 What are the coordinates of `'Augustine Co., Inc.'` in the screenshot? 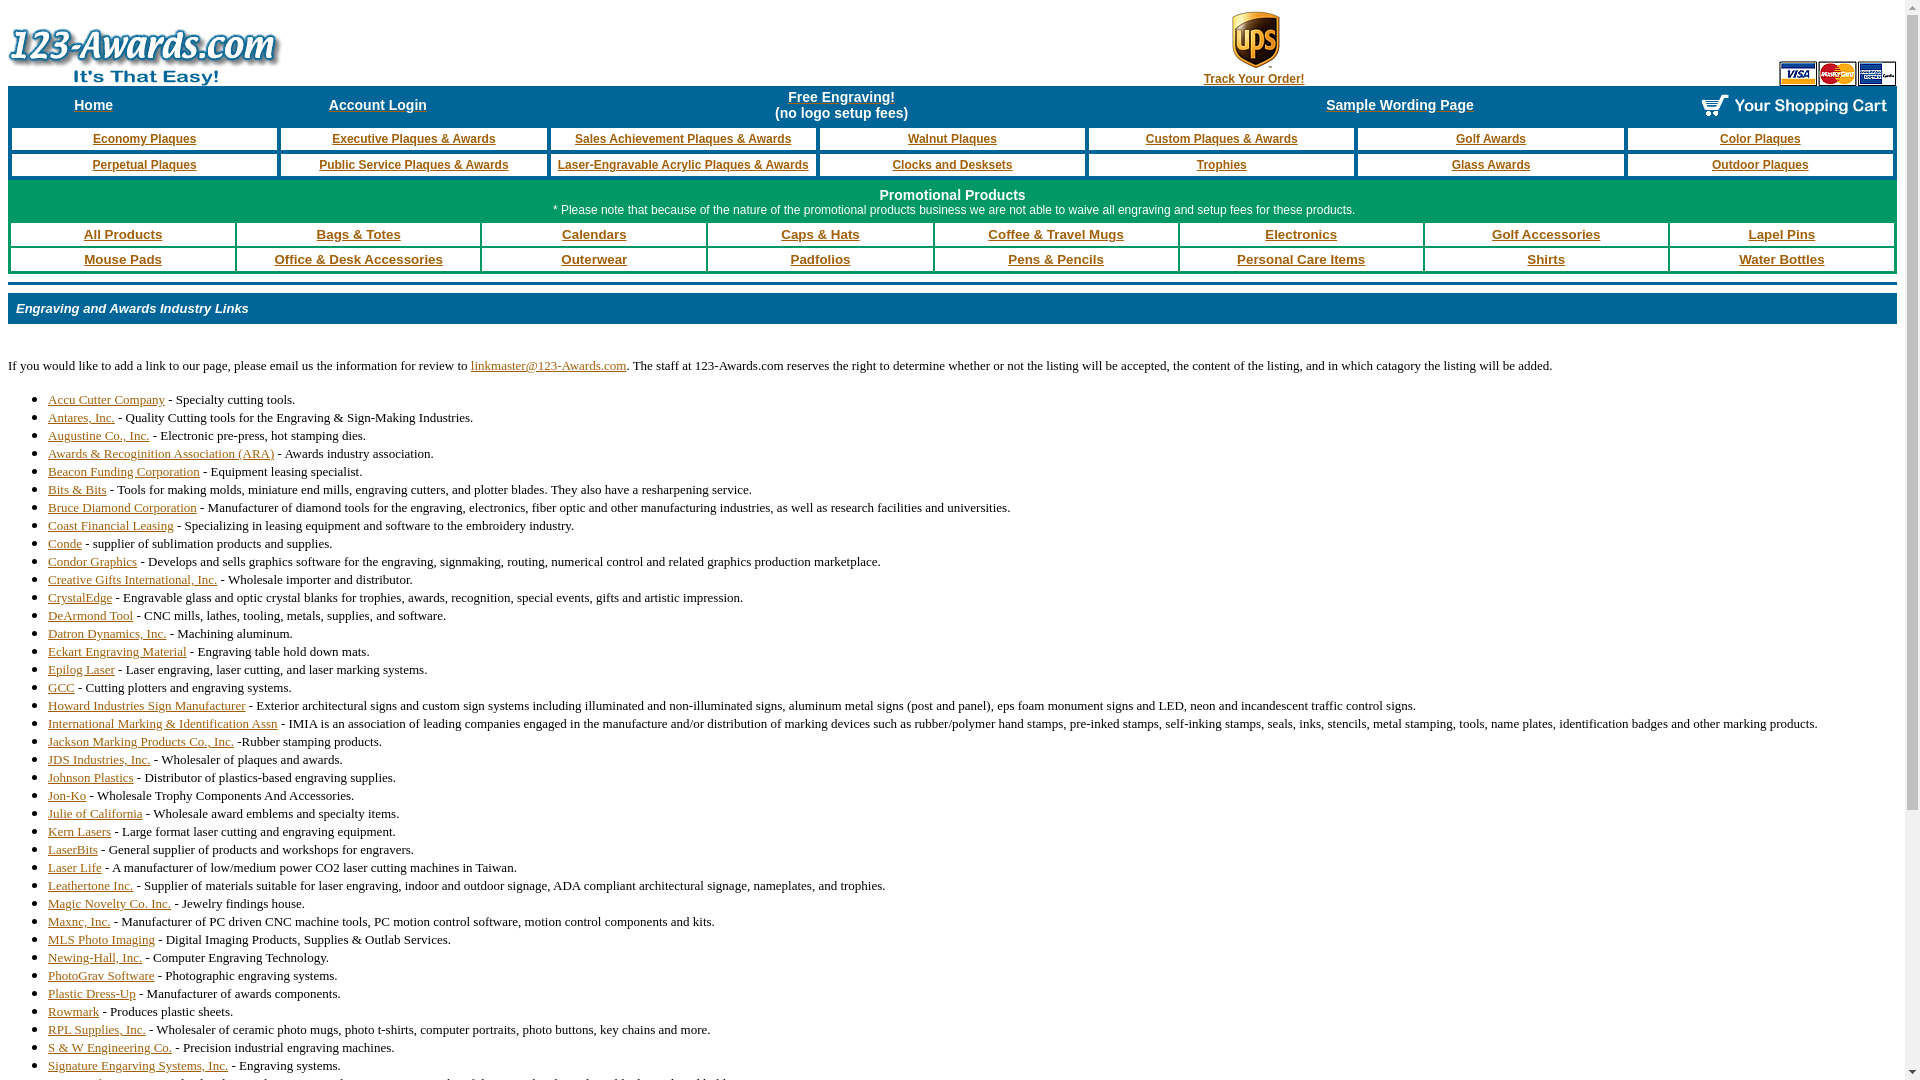 It's located at (48, 434).